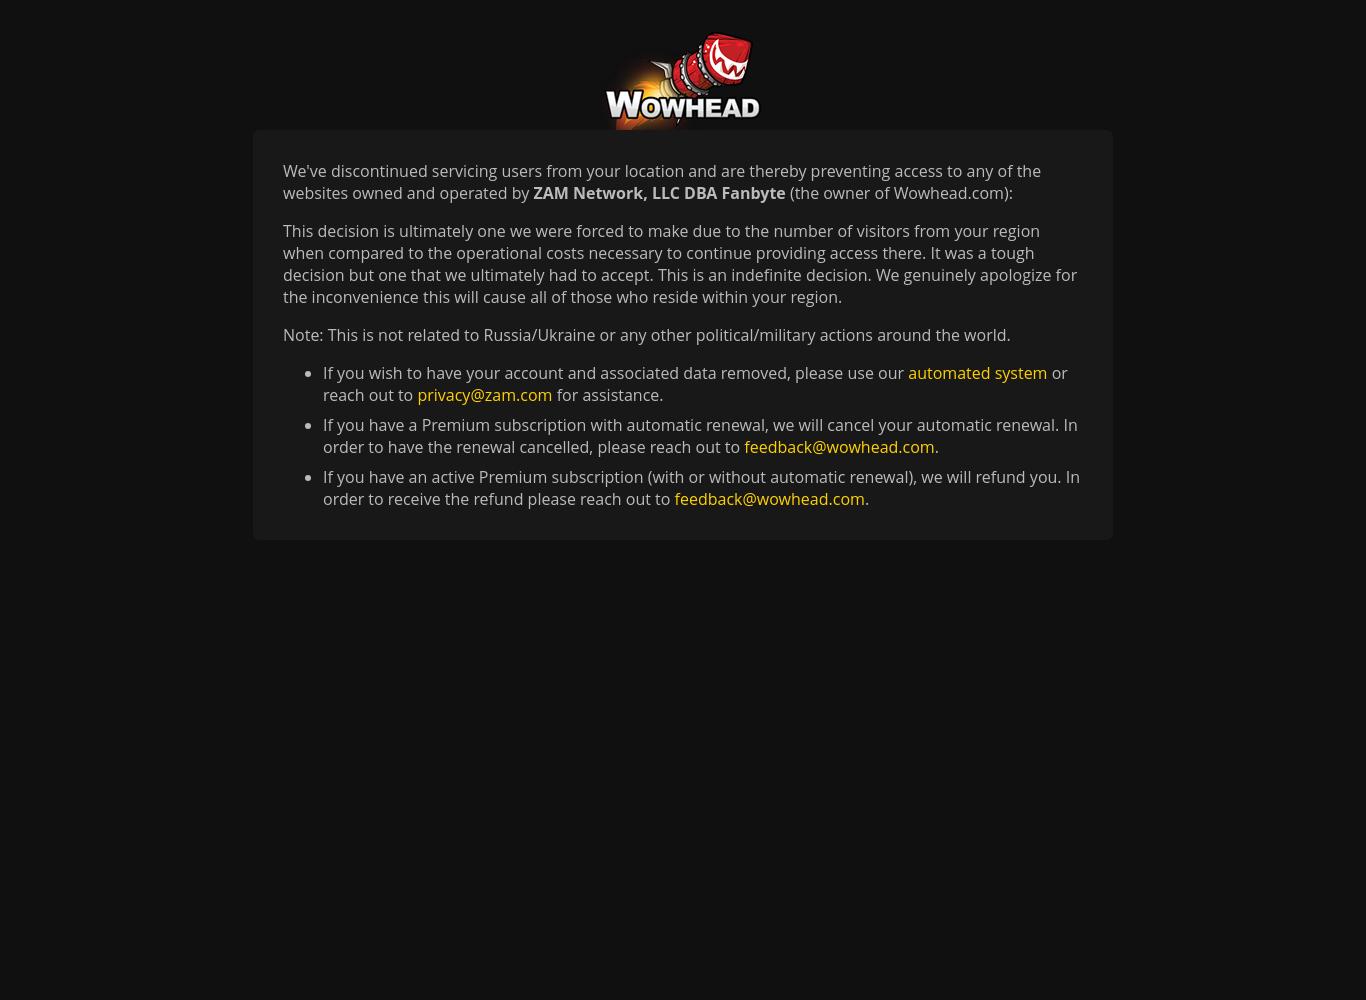  I want to click on 'automated system', so click(977, 372).